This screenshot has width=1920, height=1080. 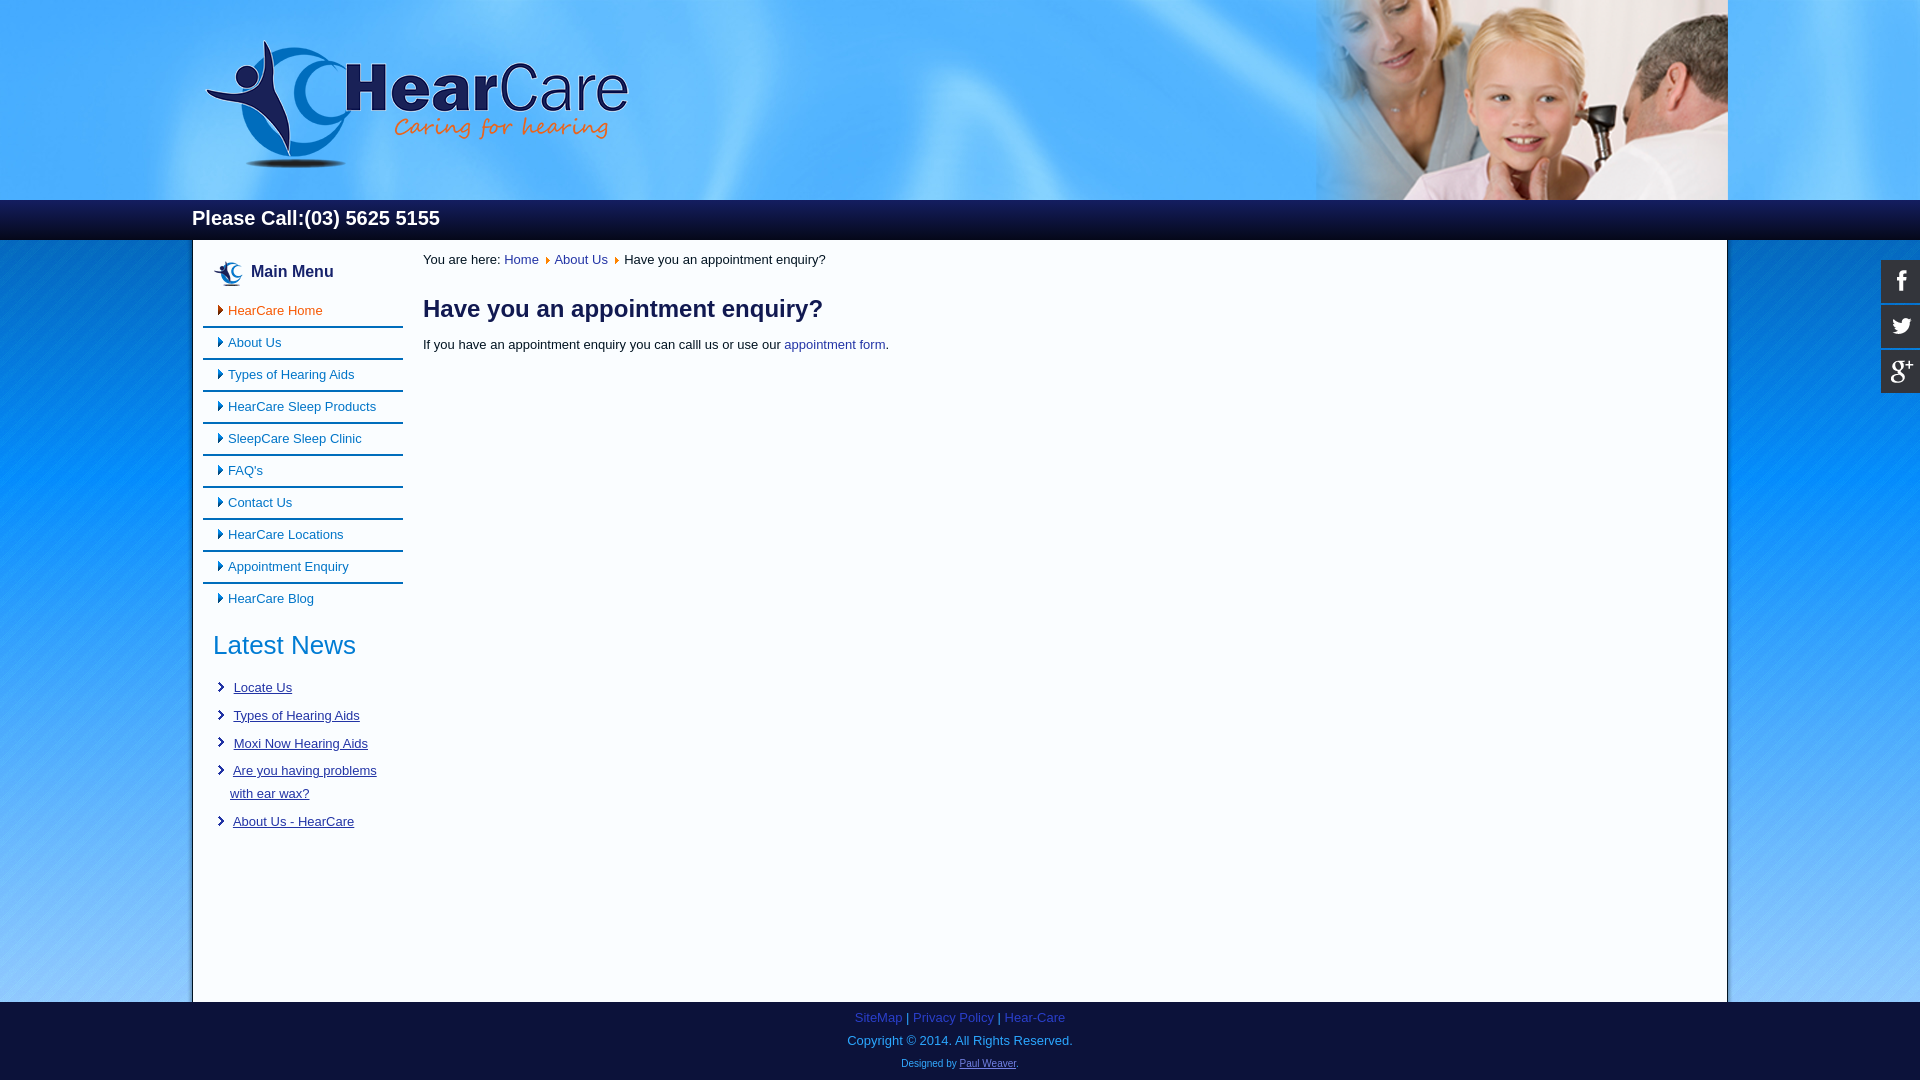 What do you see at coordinates (202, 501) in the screenshot?
I see `'Contact Us'` at bounding box center [202, 501].